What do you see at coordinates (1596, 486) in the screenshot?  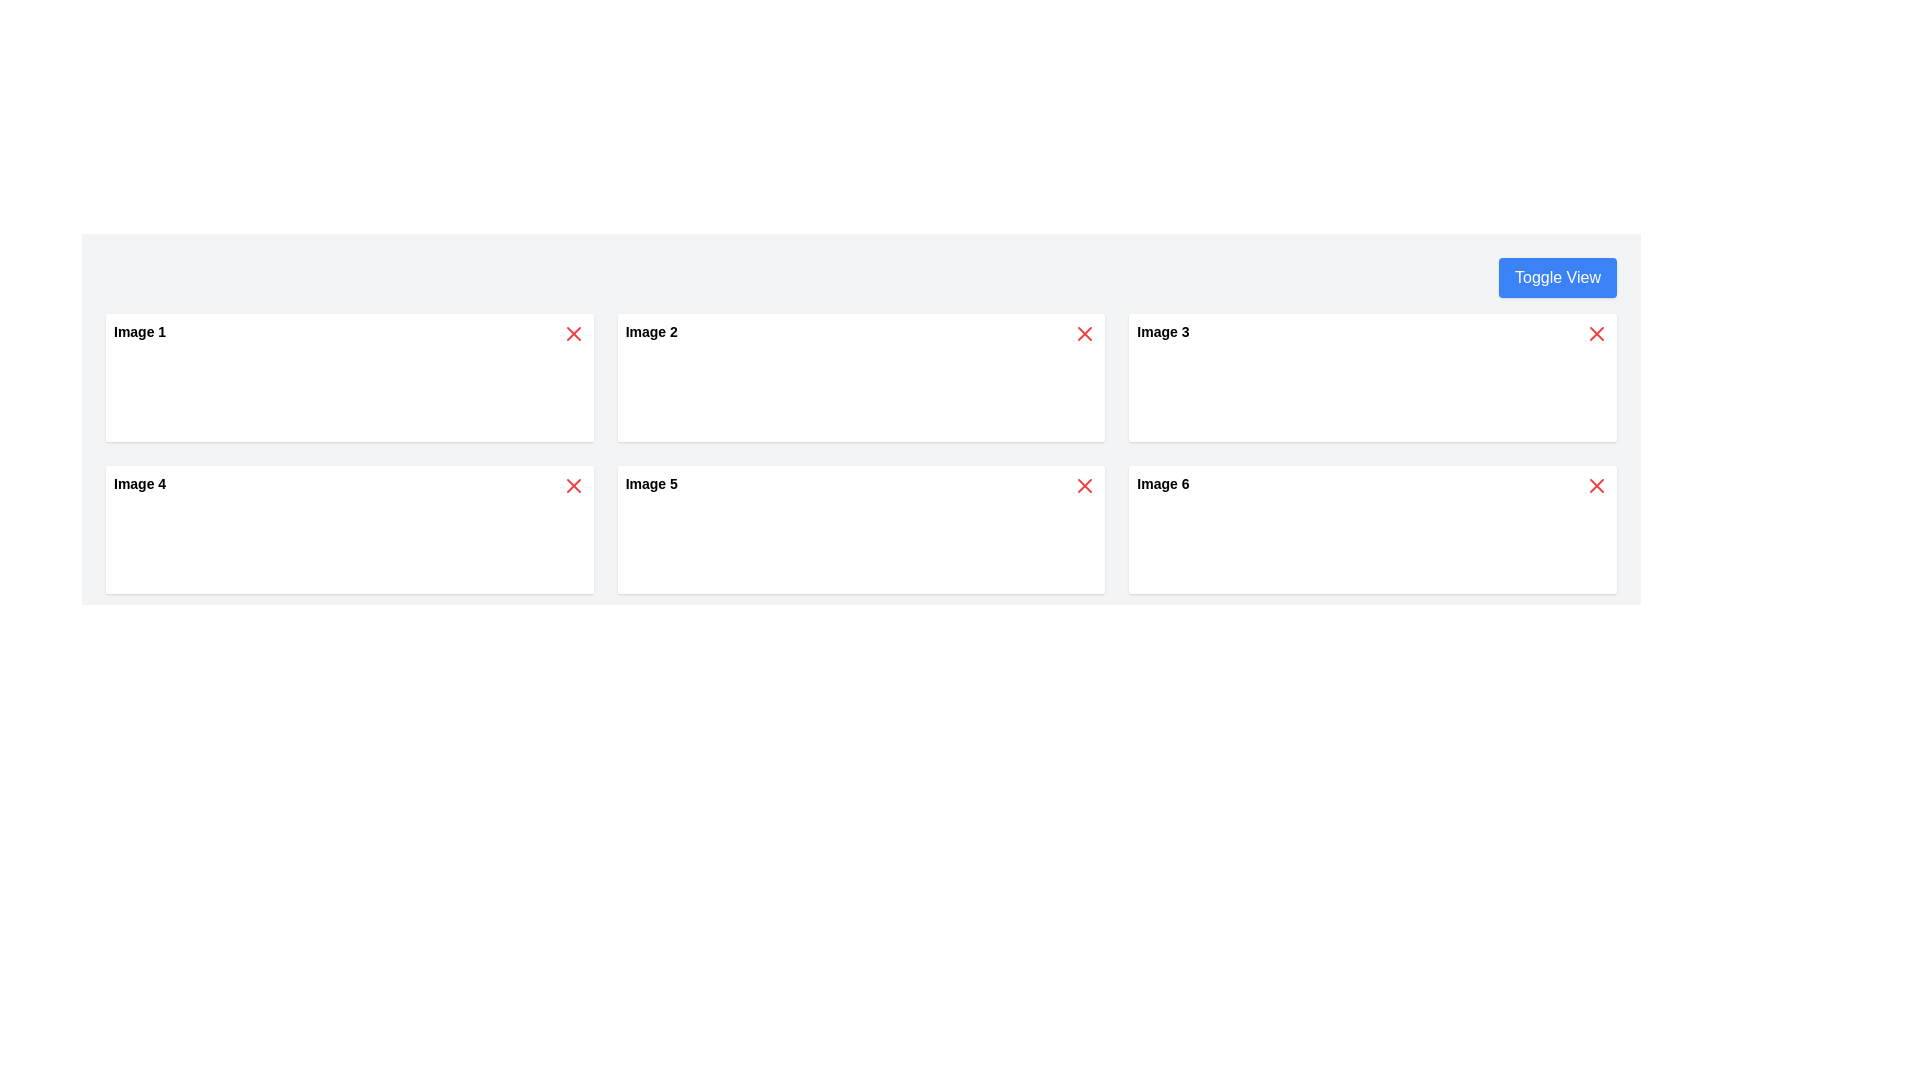 I see `the small red 'X' button located at the top-right corner of the white box labeled 'Image 6'` at bounding box center [1596, 486].